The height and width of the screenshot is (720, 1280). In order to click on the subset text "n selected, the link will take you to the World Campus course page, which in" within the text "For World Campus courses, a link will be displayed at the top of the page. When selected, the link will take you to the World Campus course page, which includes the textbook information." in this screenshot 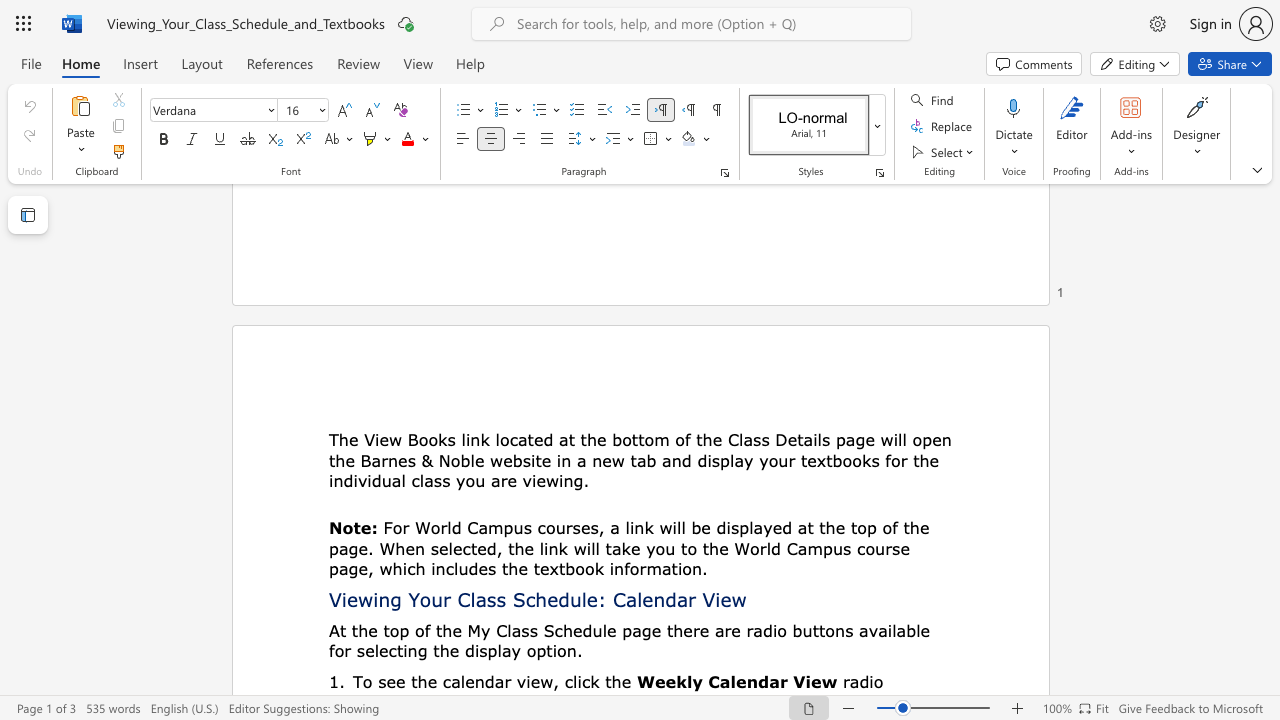, I will do `click(413, 548)`.